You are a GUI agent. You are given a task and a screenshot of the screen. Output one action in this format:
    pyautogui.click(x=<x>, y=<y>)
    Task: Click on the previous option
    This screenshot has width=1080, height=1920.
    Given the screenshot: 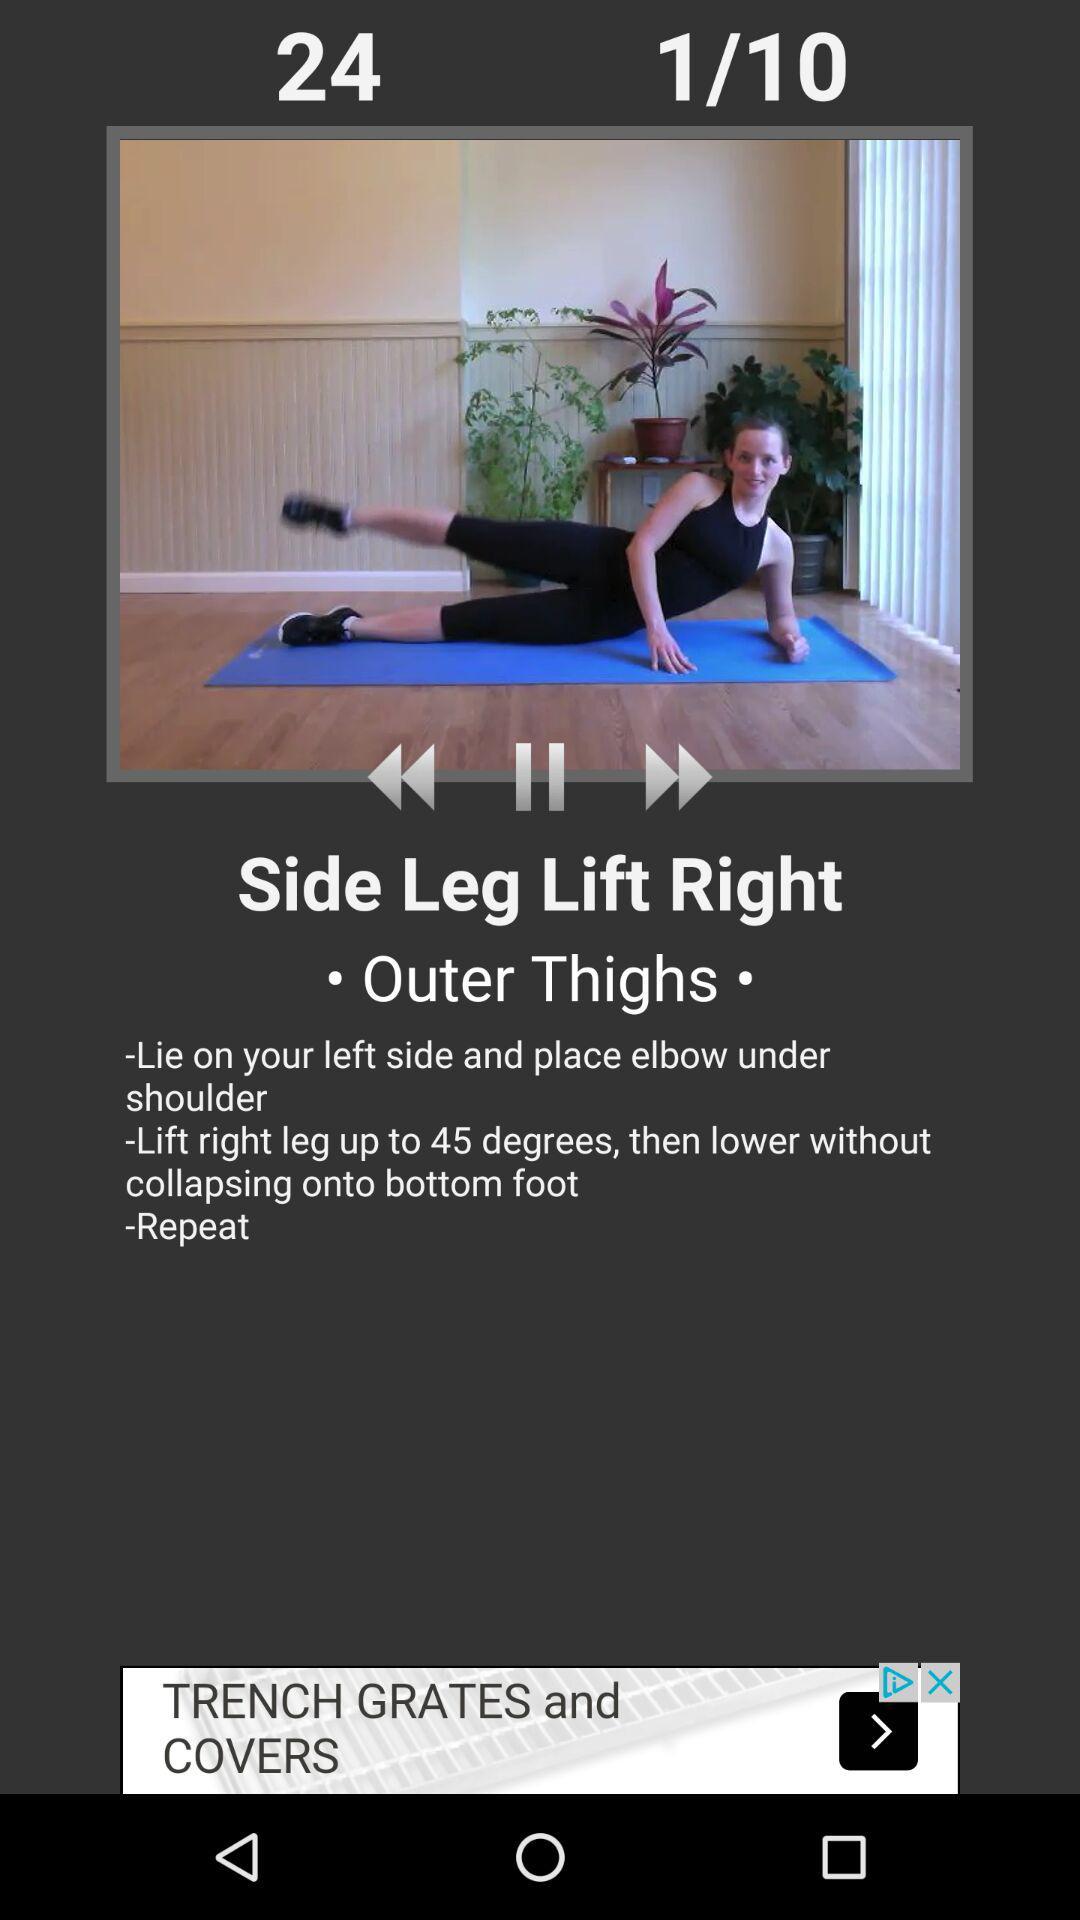 What is the action you would take?
    pyautogui.click(x=407, y=776)
    